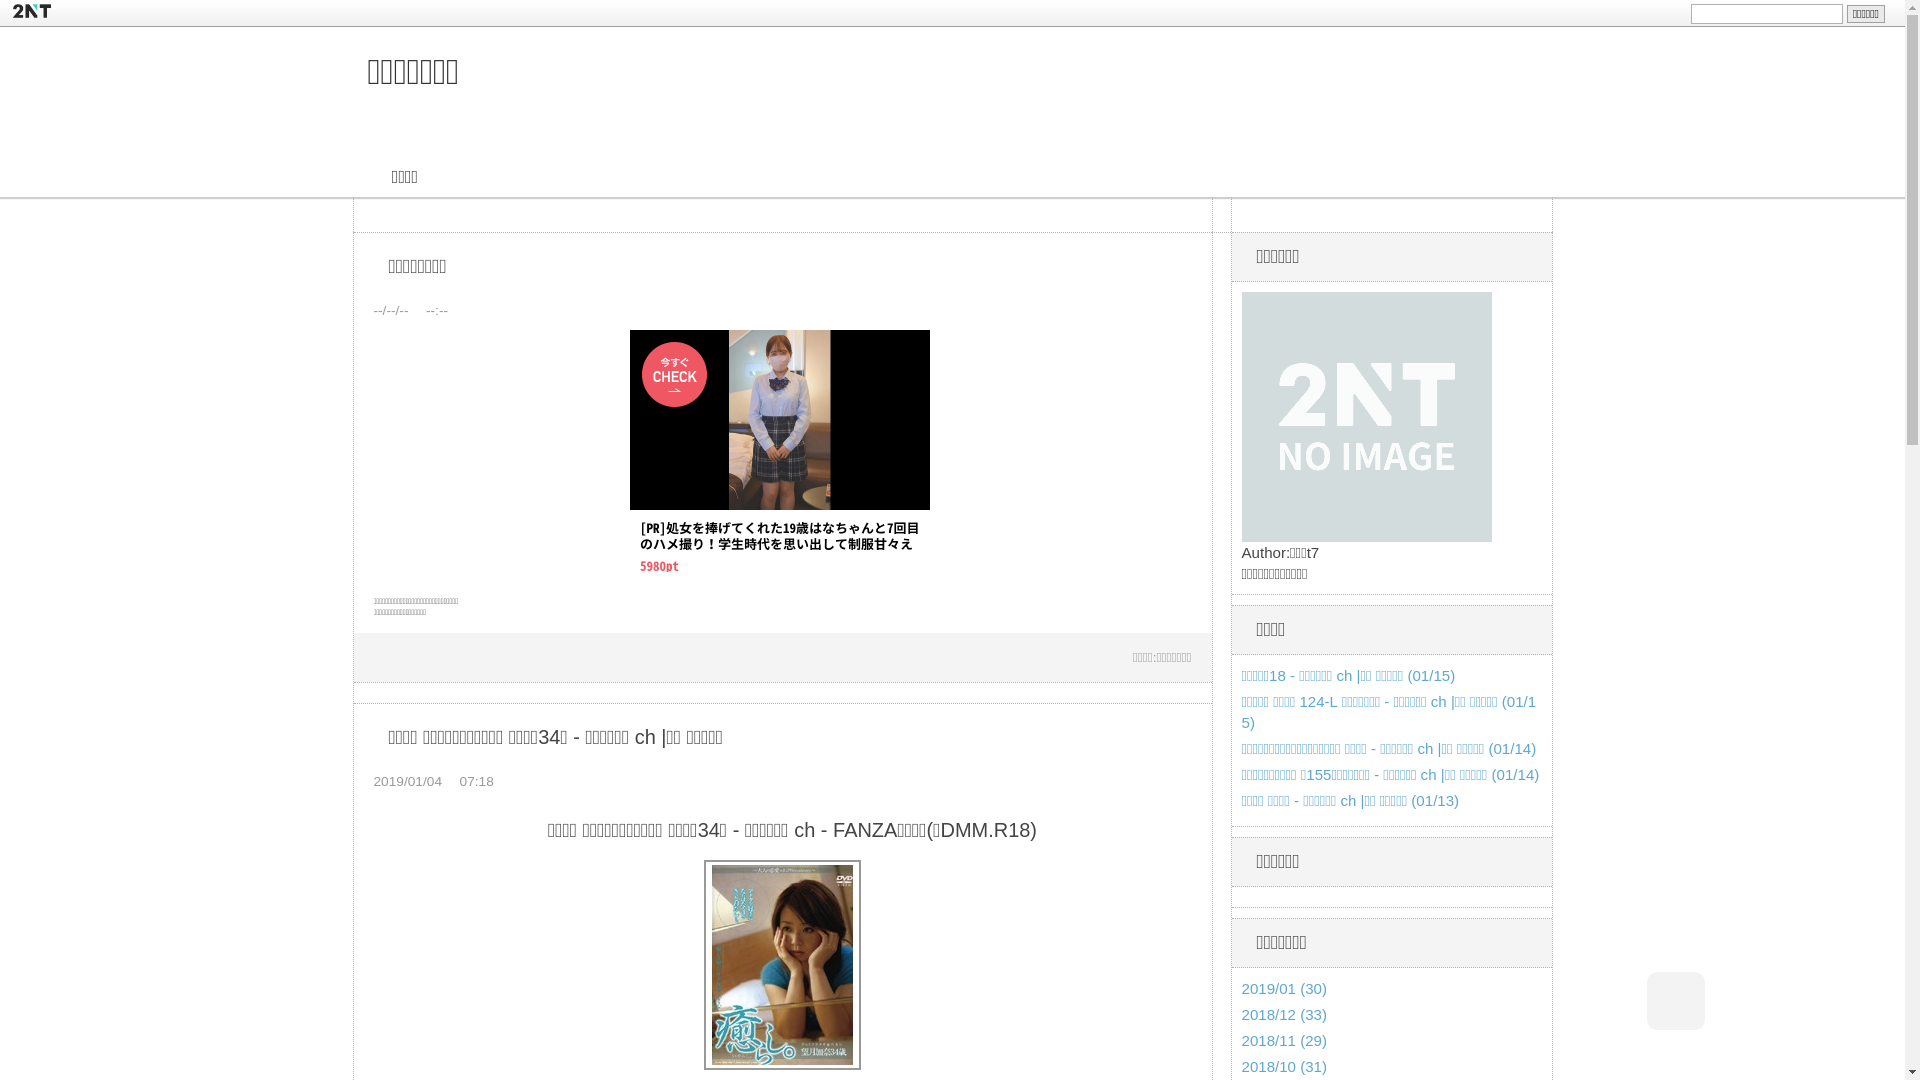  What do you see at coordinates (1241, 1065) in the screenshot?
I see `'2018/10 (31)'` at bounding box center [1241, 1065].